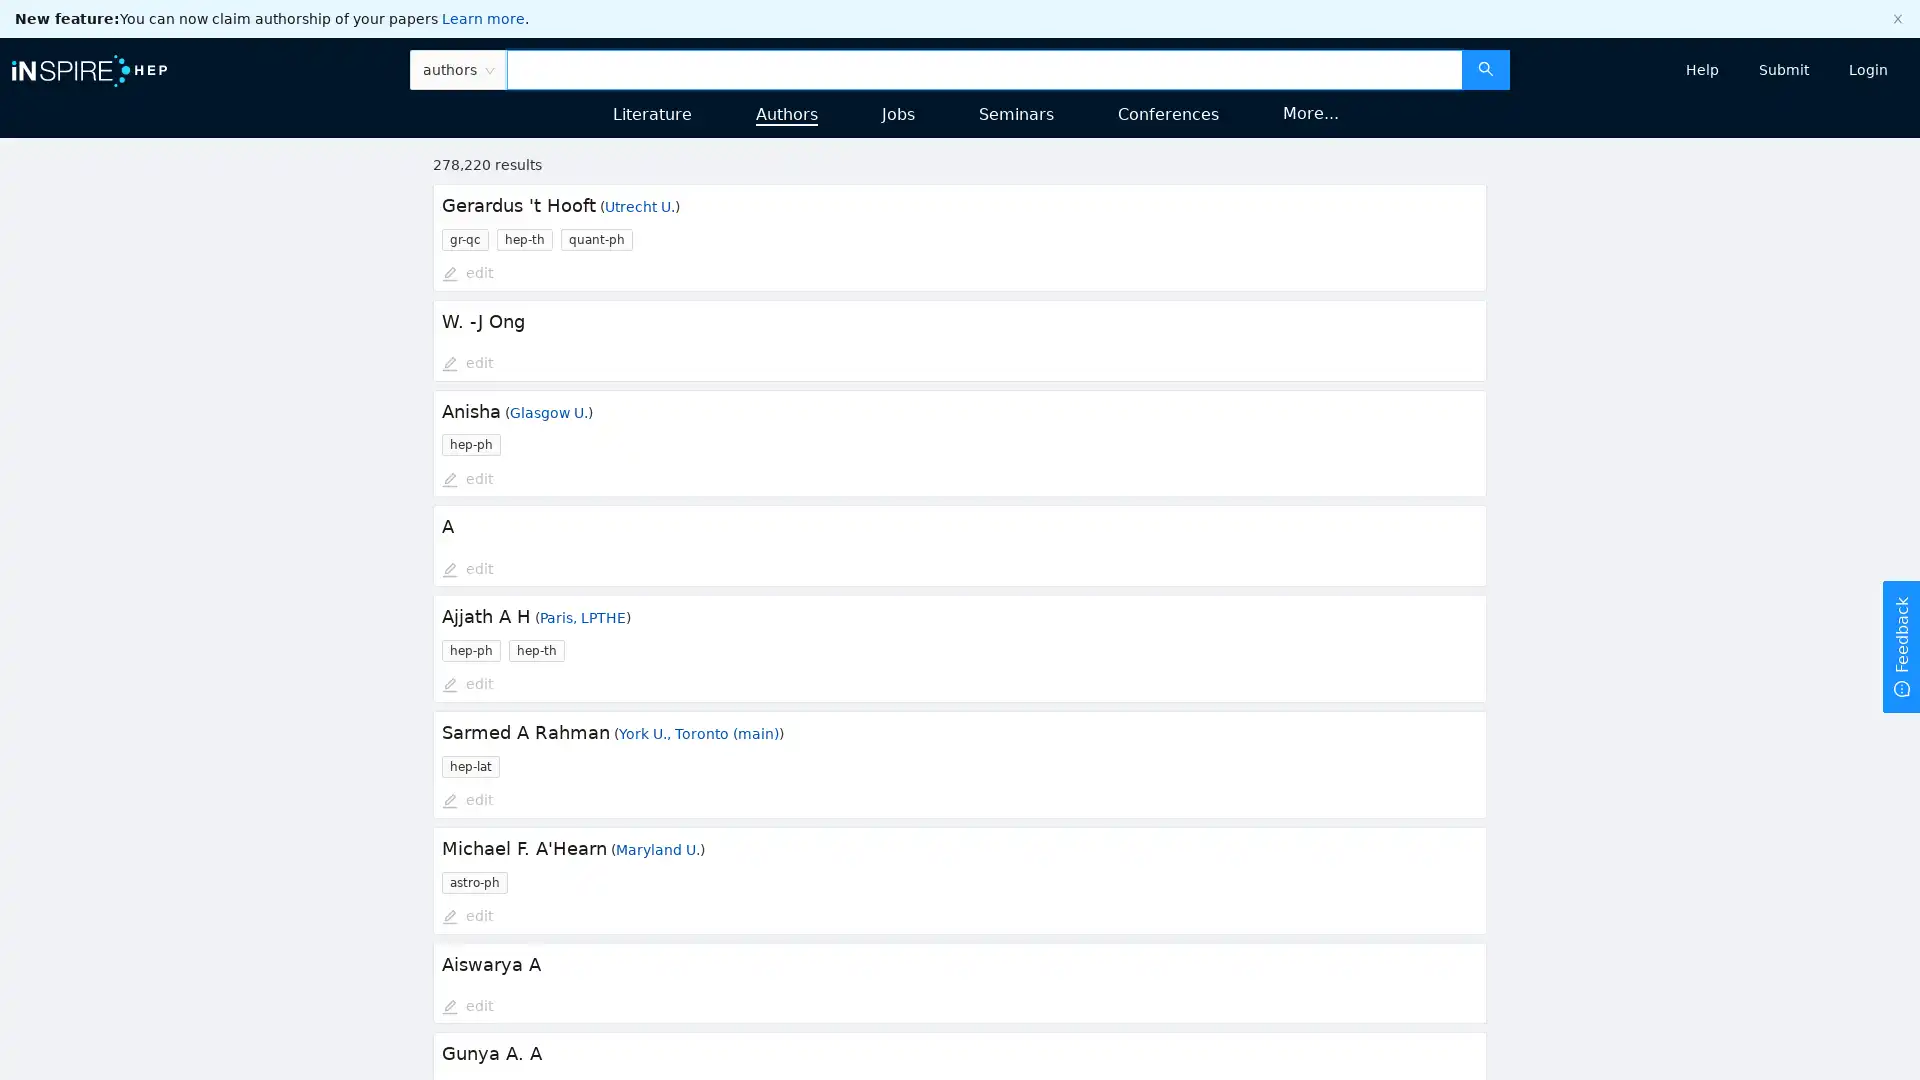 This screenshot has width=1920, height=1080. I want to click on edit edit, so click(466, 1006).